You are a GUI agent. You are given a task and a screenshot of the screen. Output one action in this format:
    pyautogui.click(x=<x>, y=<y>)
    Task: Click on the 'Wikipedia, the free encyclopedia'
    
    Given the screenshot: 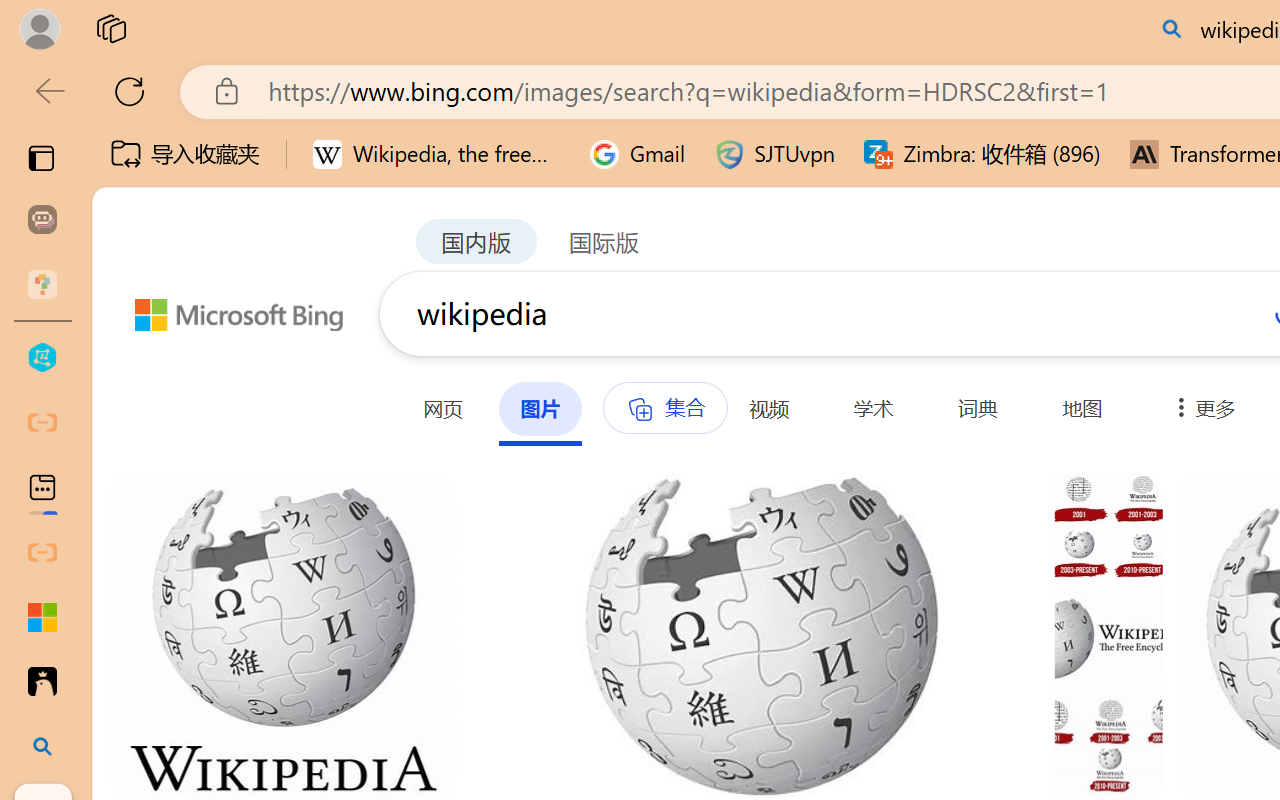 What is the action you would take?
    pyautogui.click(x=436, y=154)
    